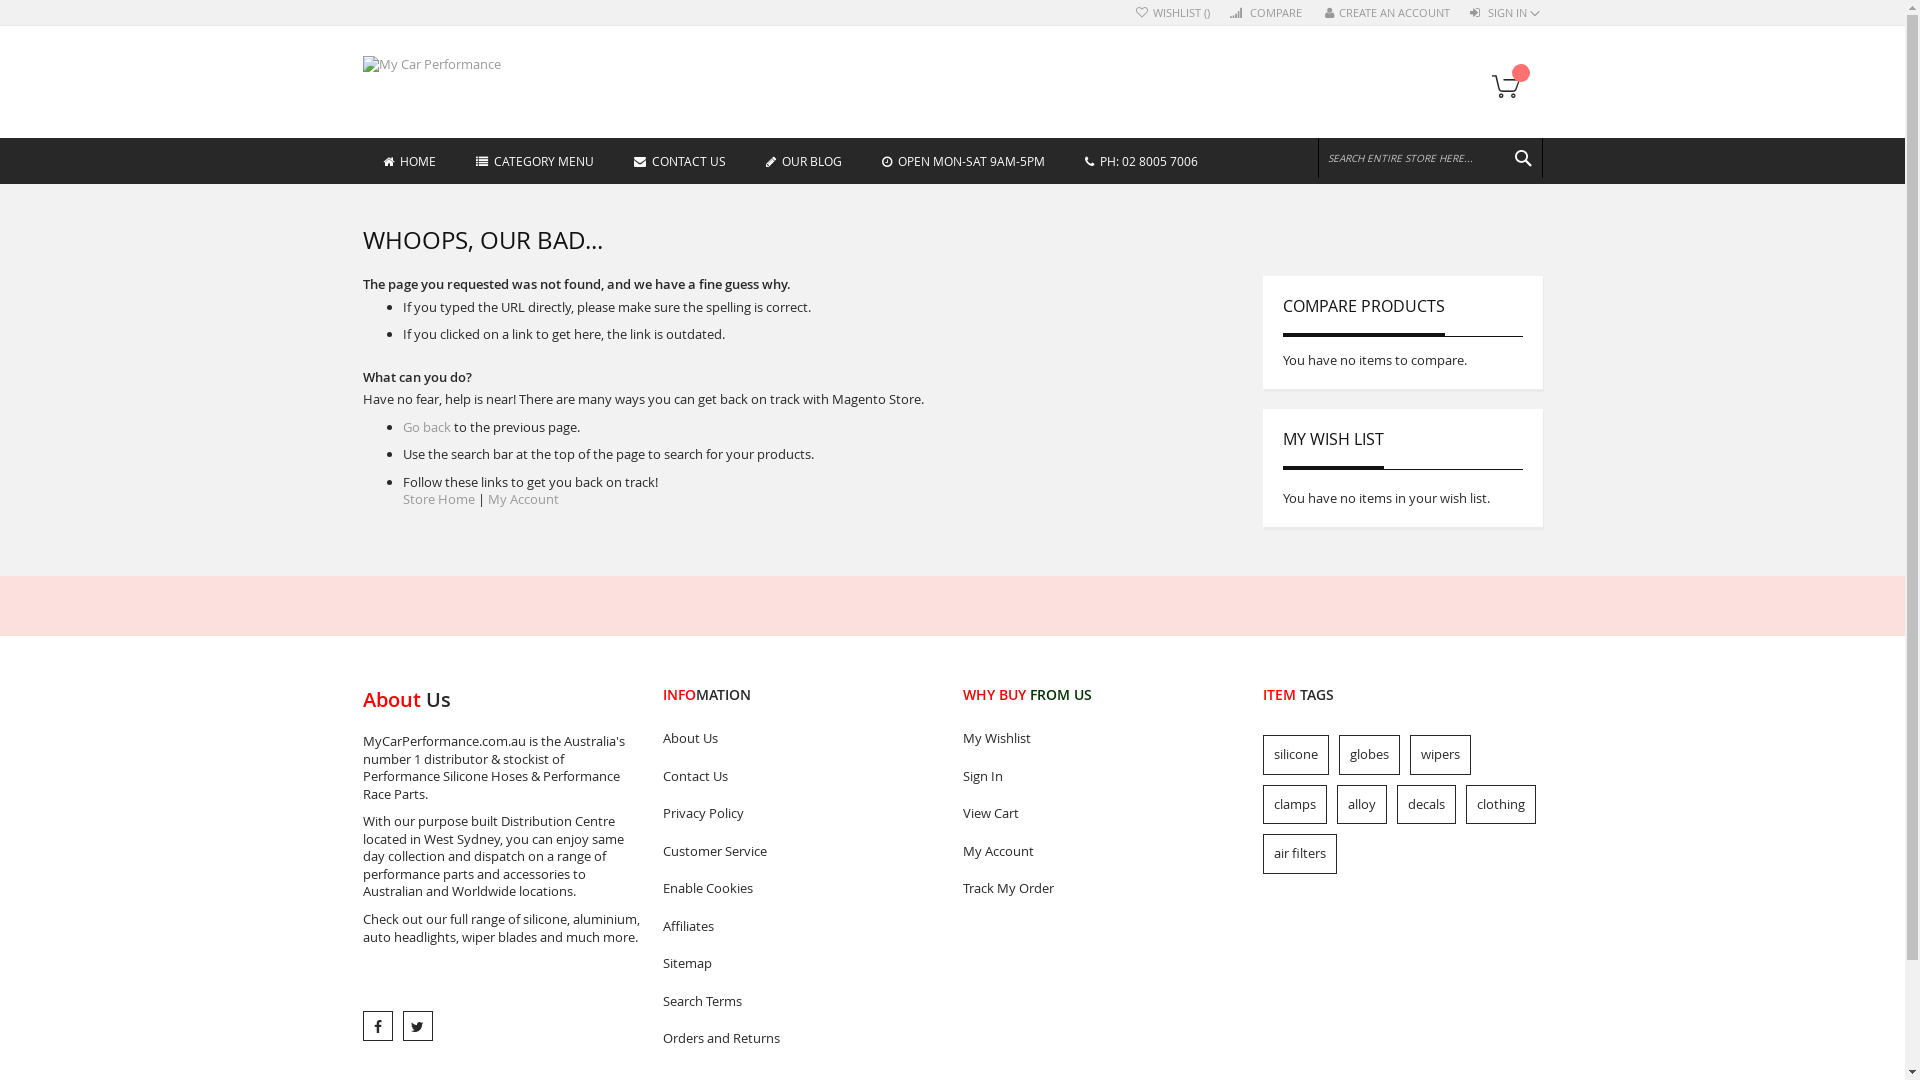 This screenshot has height=1080, width=1920. What do you see at coordinates (1367, 755) in the screenshot?
I see `'globes'` at bounding box center [1367, 755].